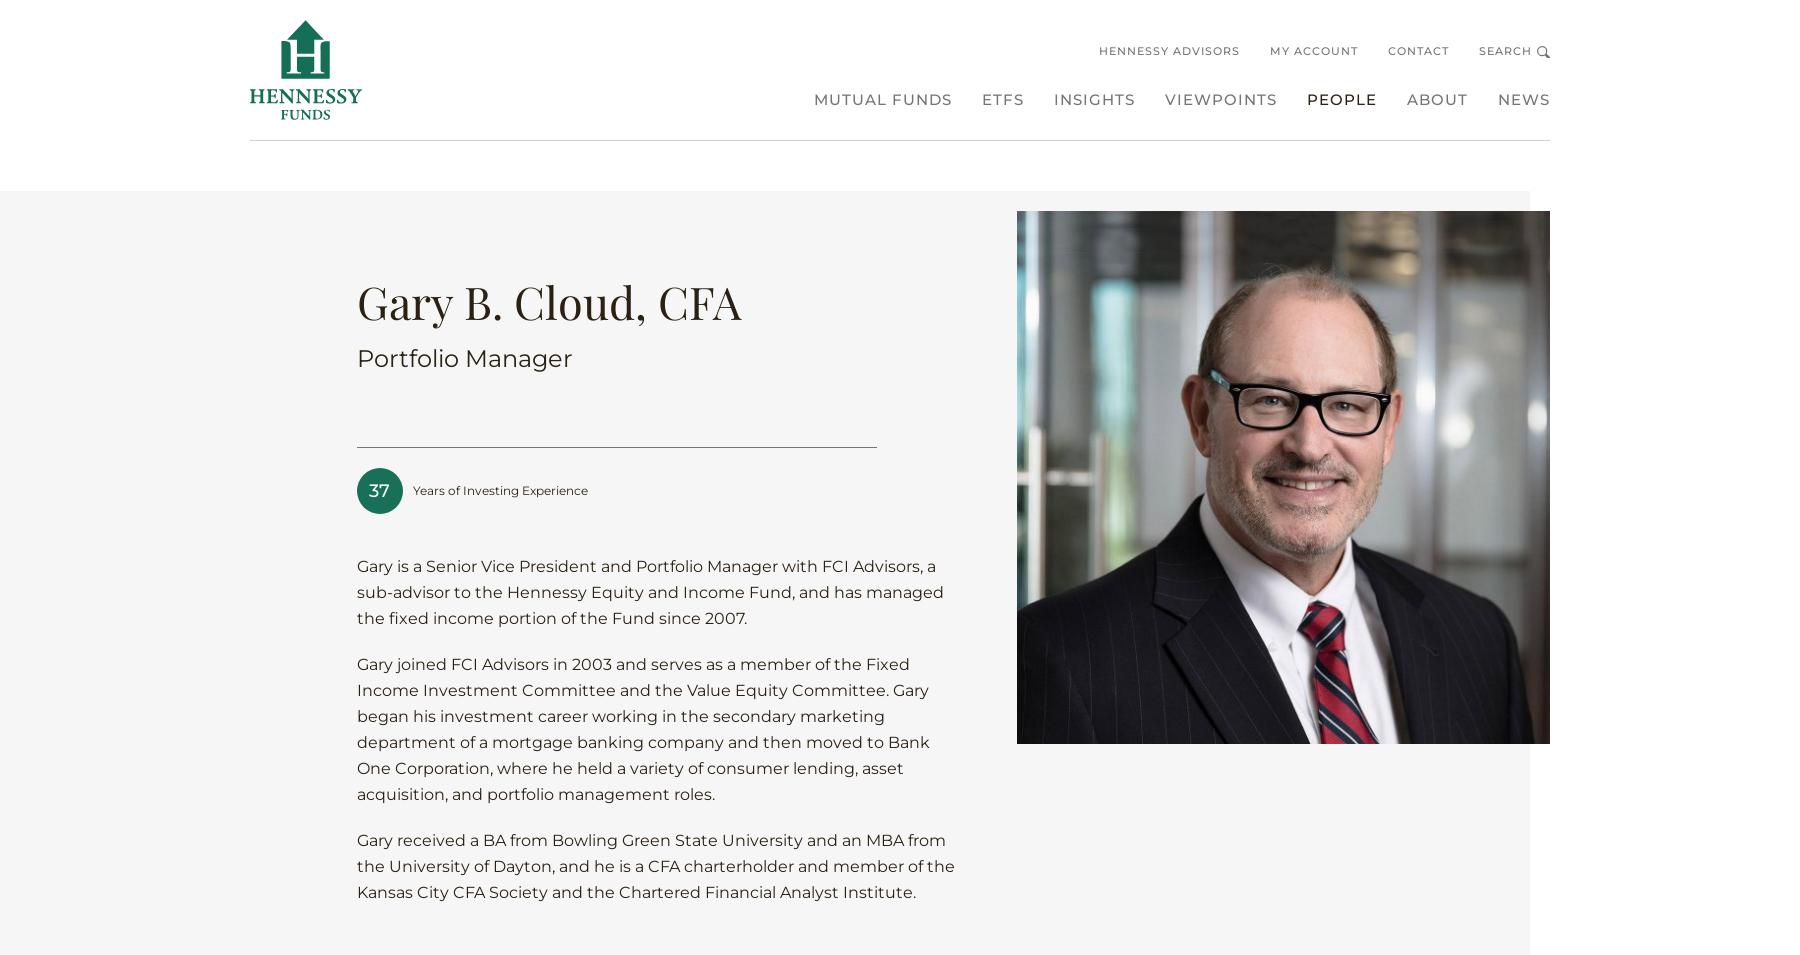 This screenshot has height=955, width=1800. I want to click on 'Hennessy Advisors', so click(1168, 49).